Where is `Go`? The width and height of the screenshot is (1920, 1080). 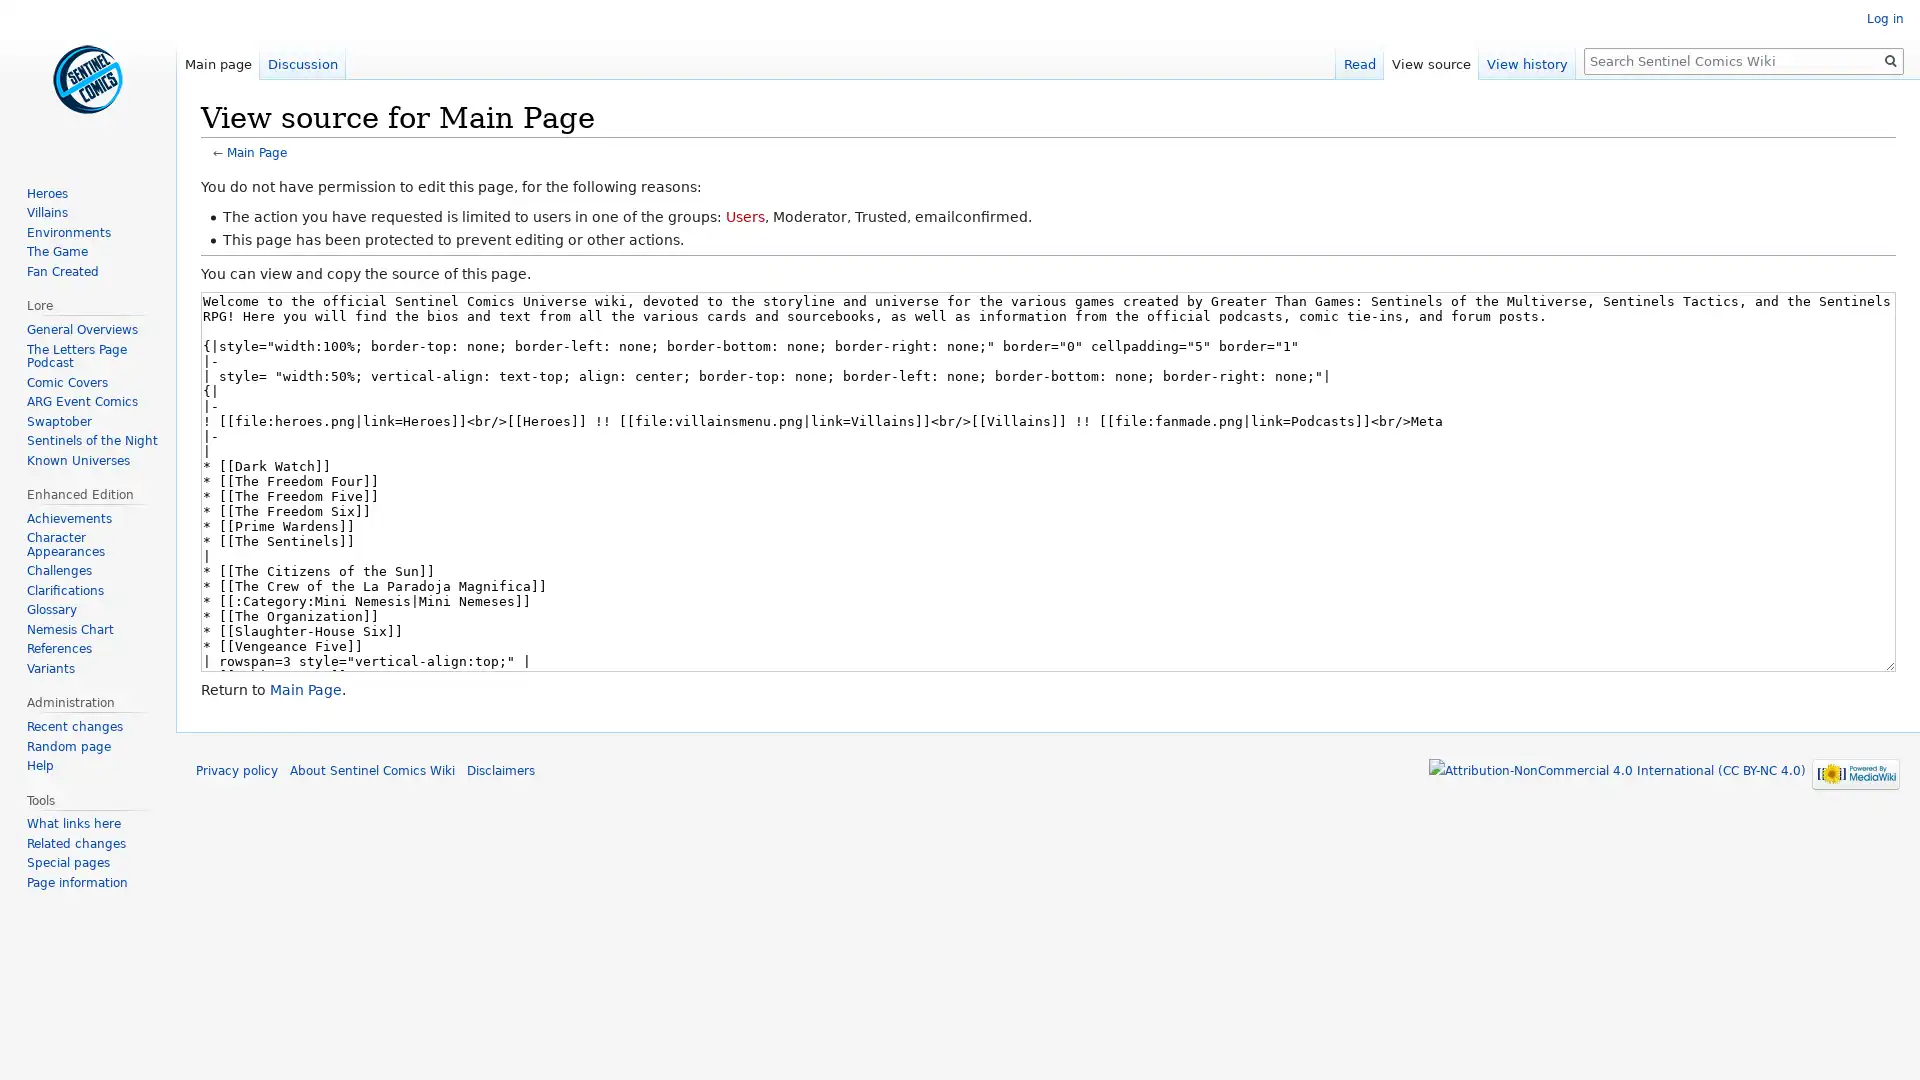
Go is located at coordinates (1890, 60).